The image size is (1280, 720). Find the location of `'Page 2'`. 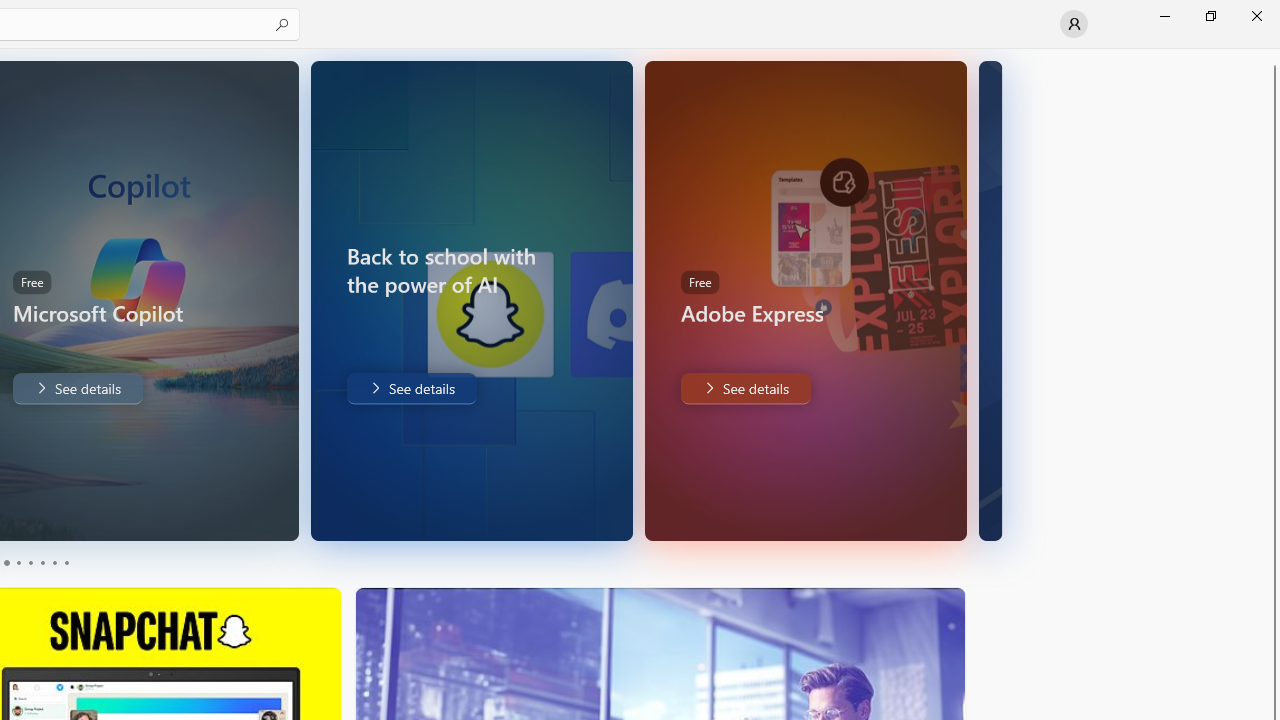

'Page 2' is located at coordinates (17, 563).